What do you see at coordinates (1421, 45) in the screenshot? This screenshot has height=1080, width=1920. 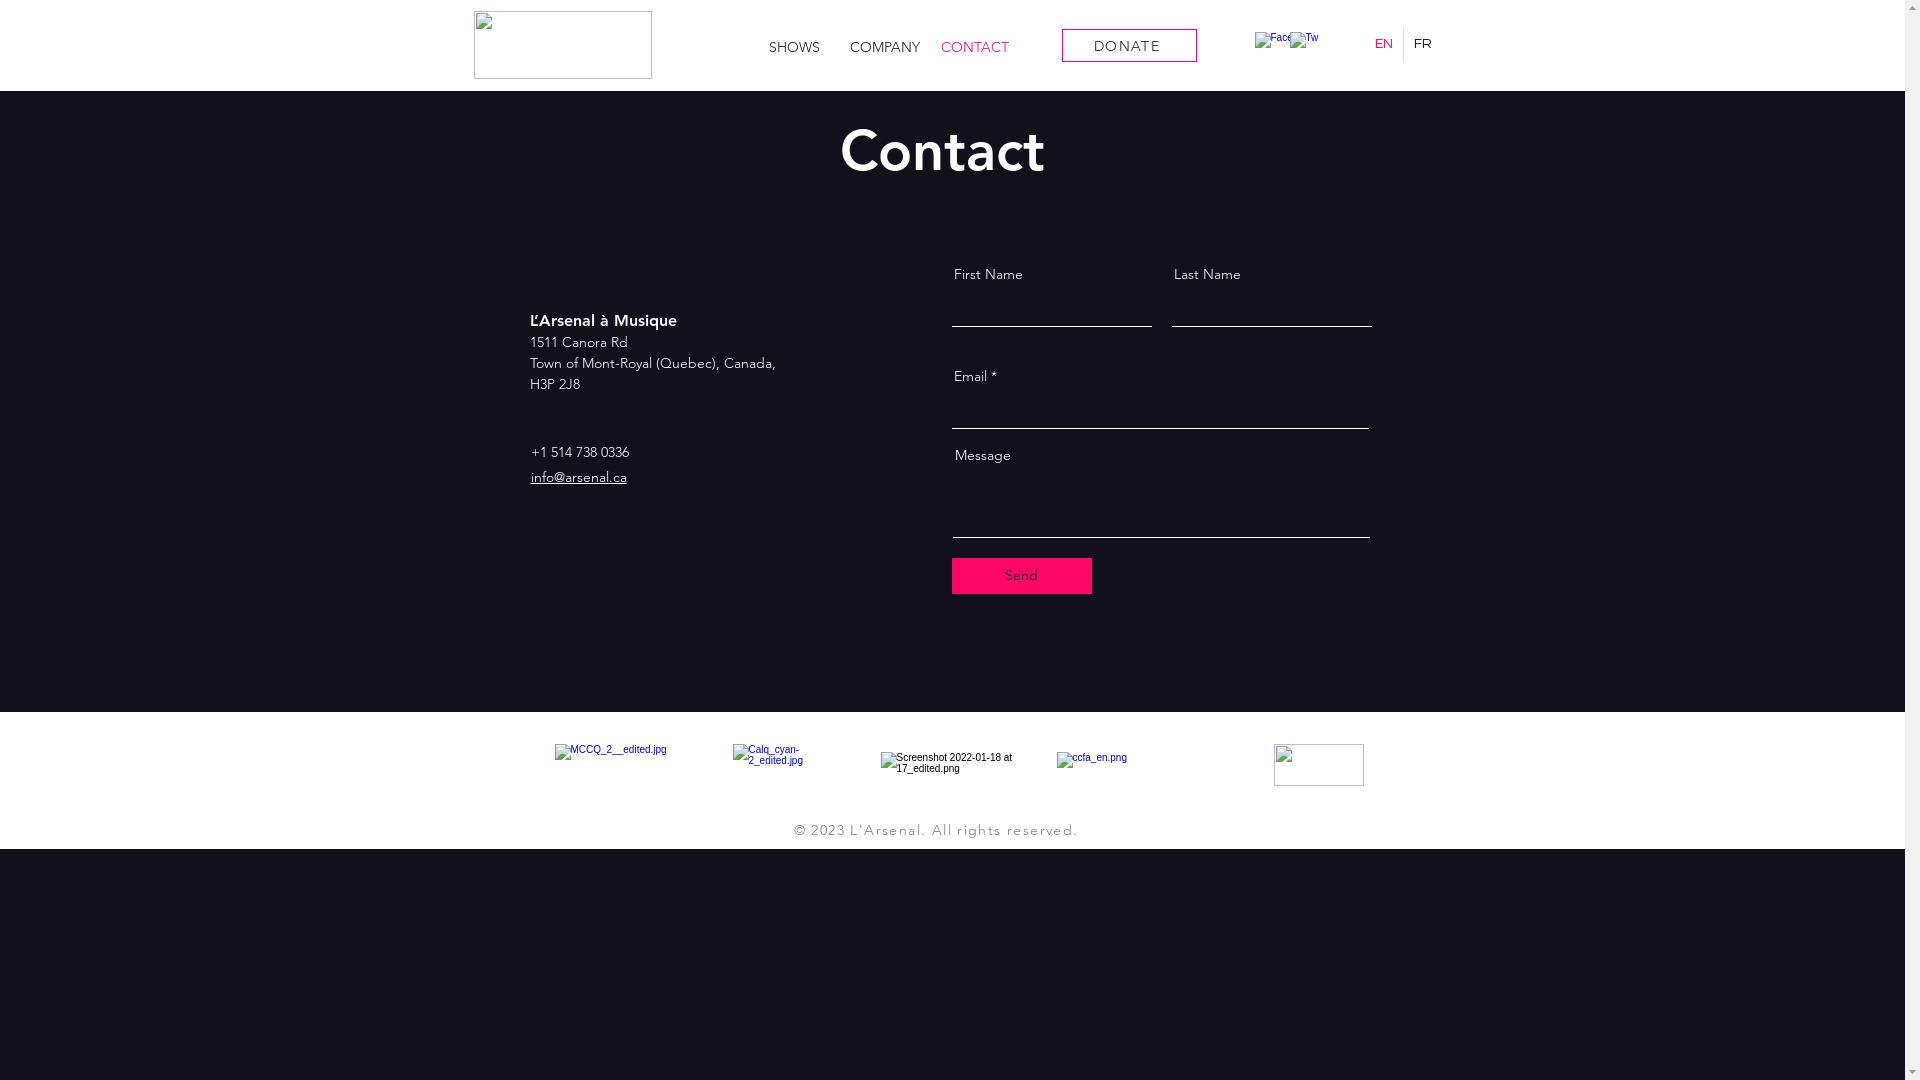 I see `'FR'` at bounding box center [1421, 45].